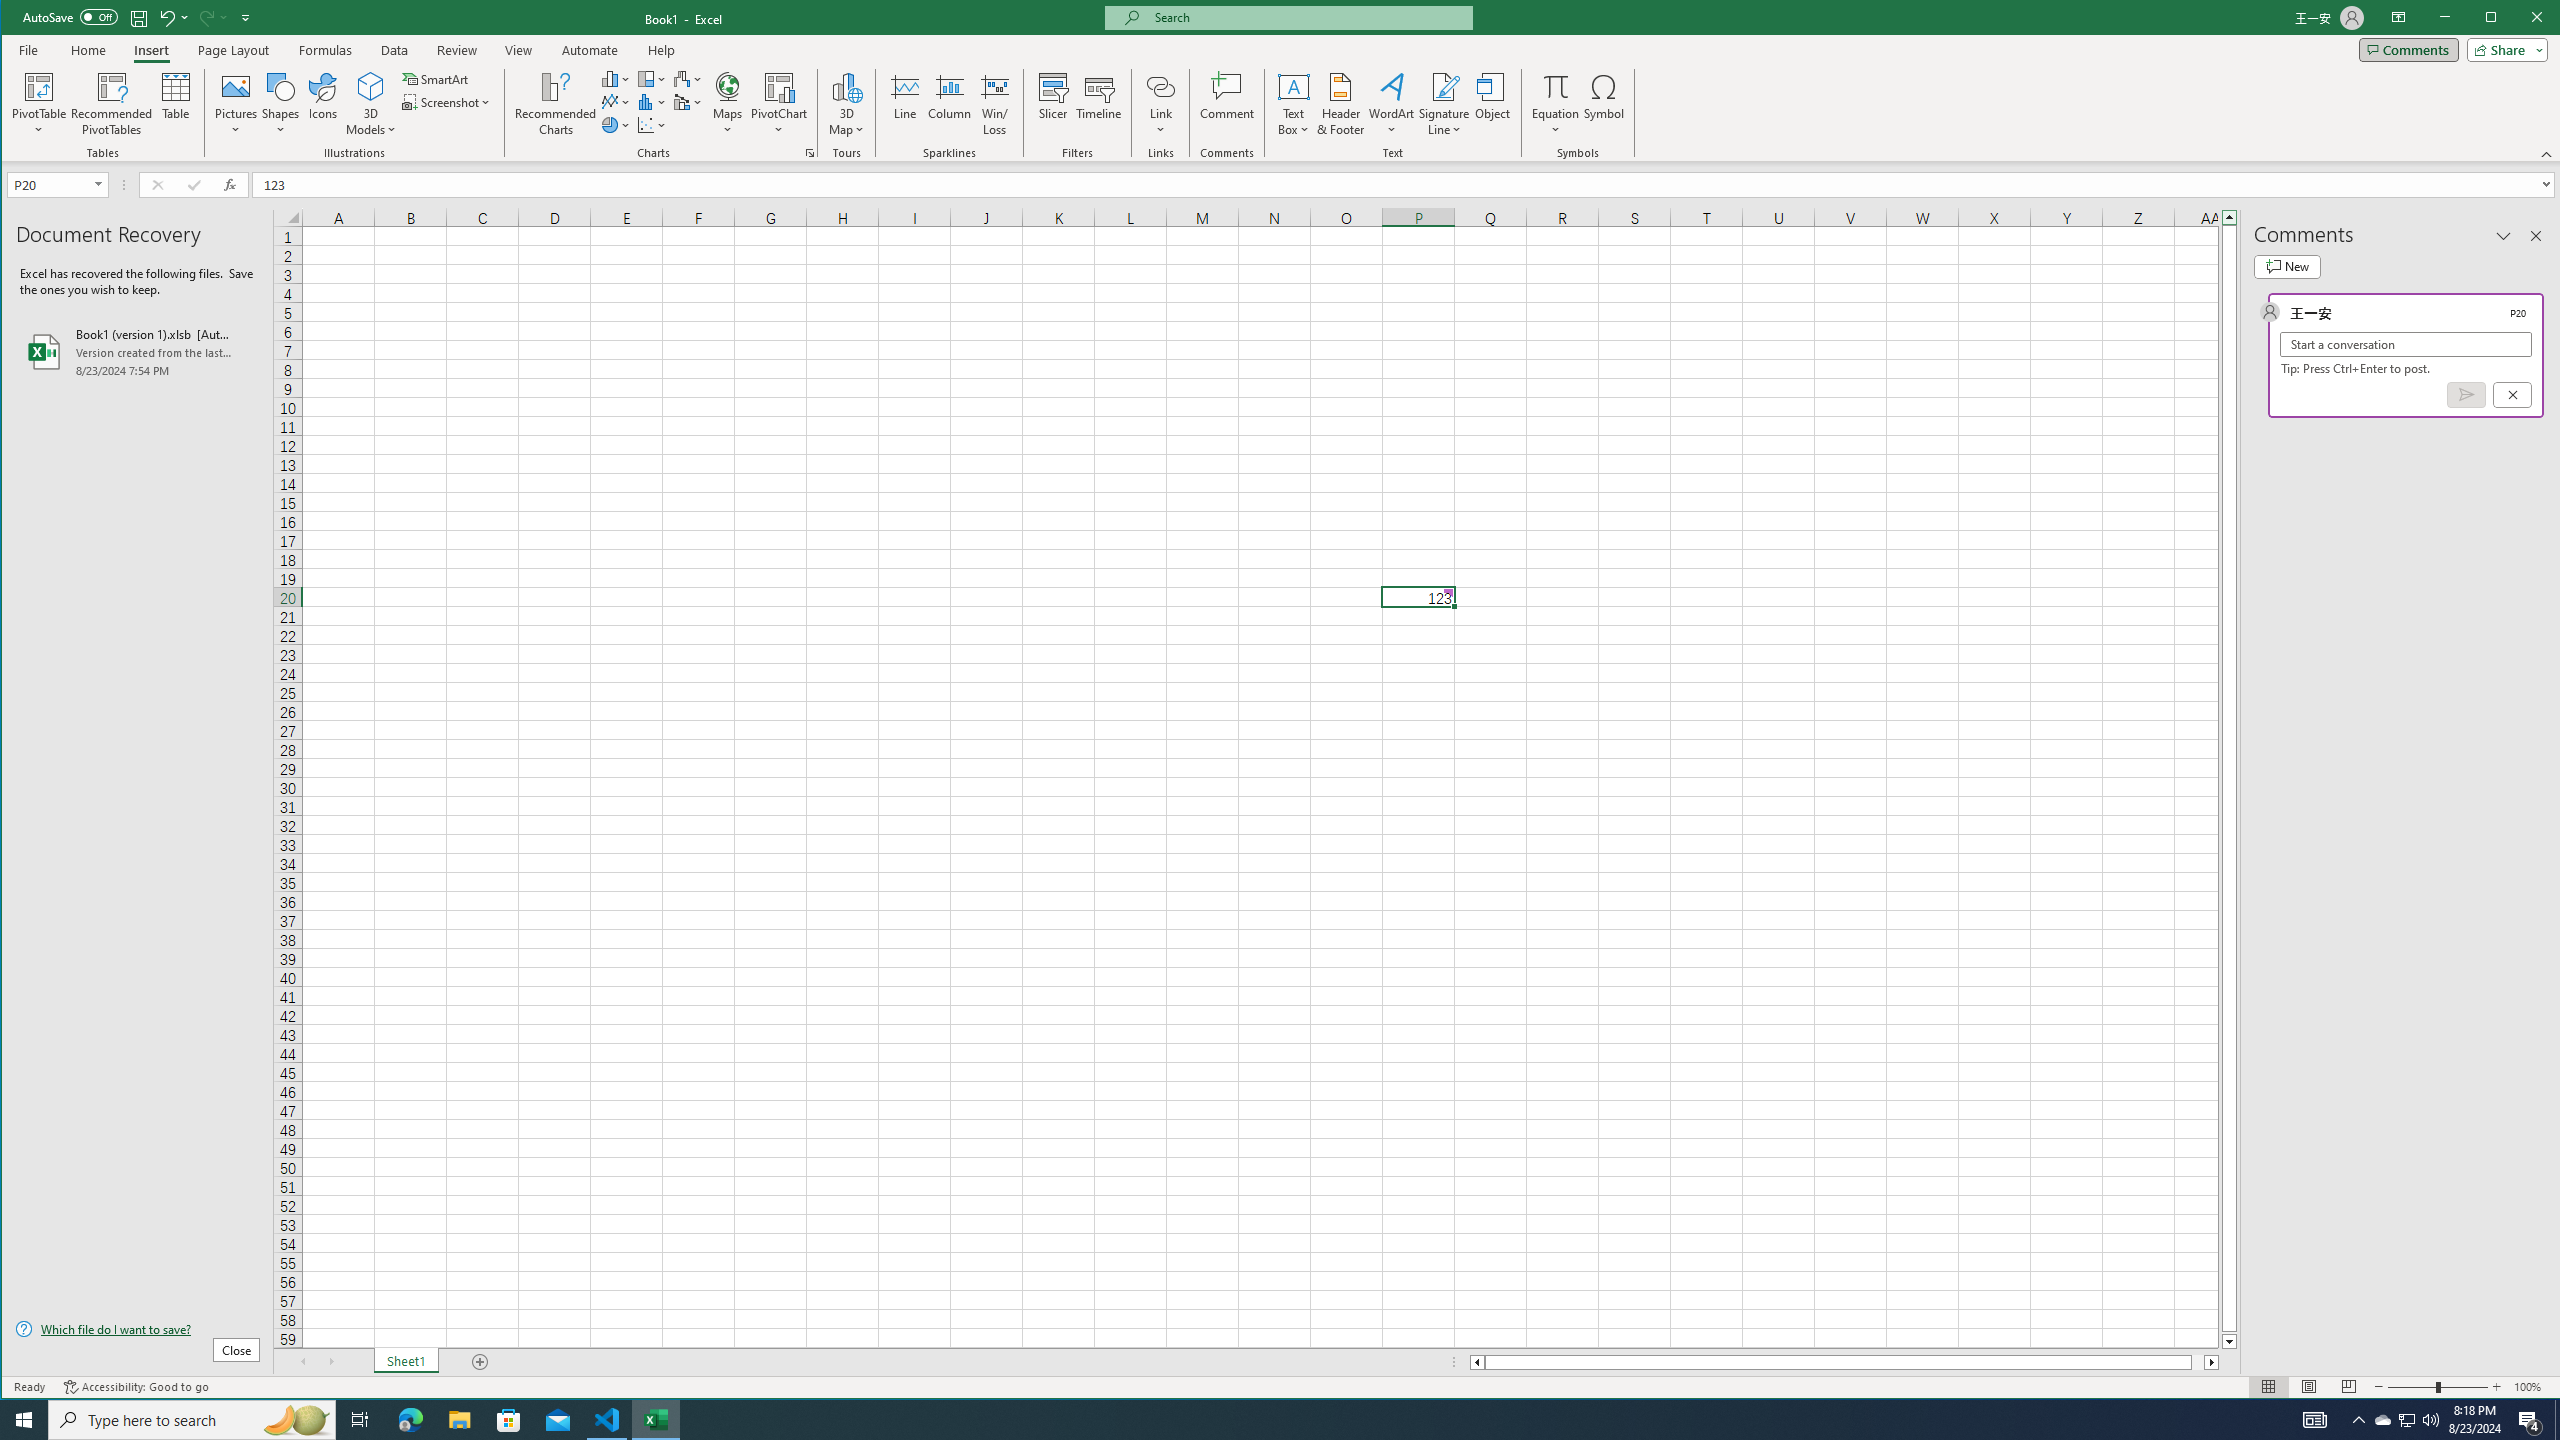  Describe the element at coordinates (2359, 1418) in the screenshot. I see `'Notification Chevron'` at that location.